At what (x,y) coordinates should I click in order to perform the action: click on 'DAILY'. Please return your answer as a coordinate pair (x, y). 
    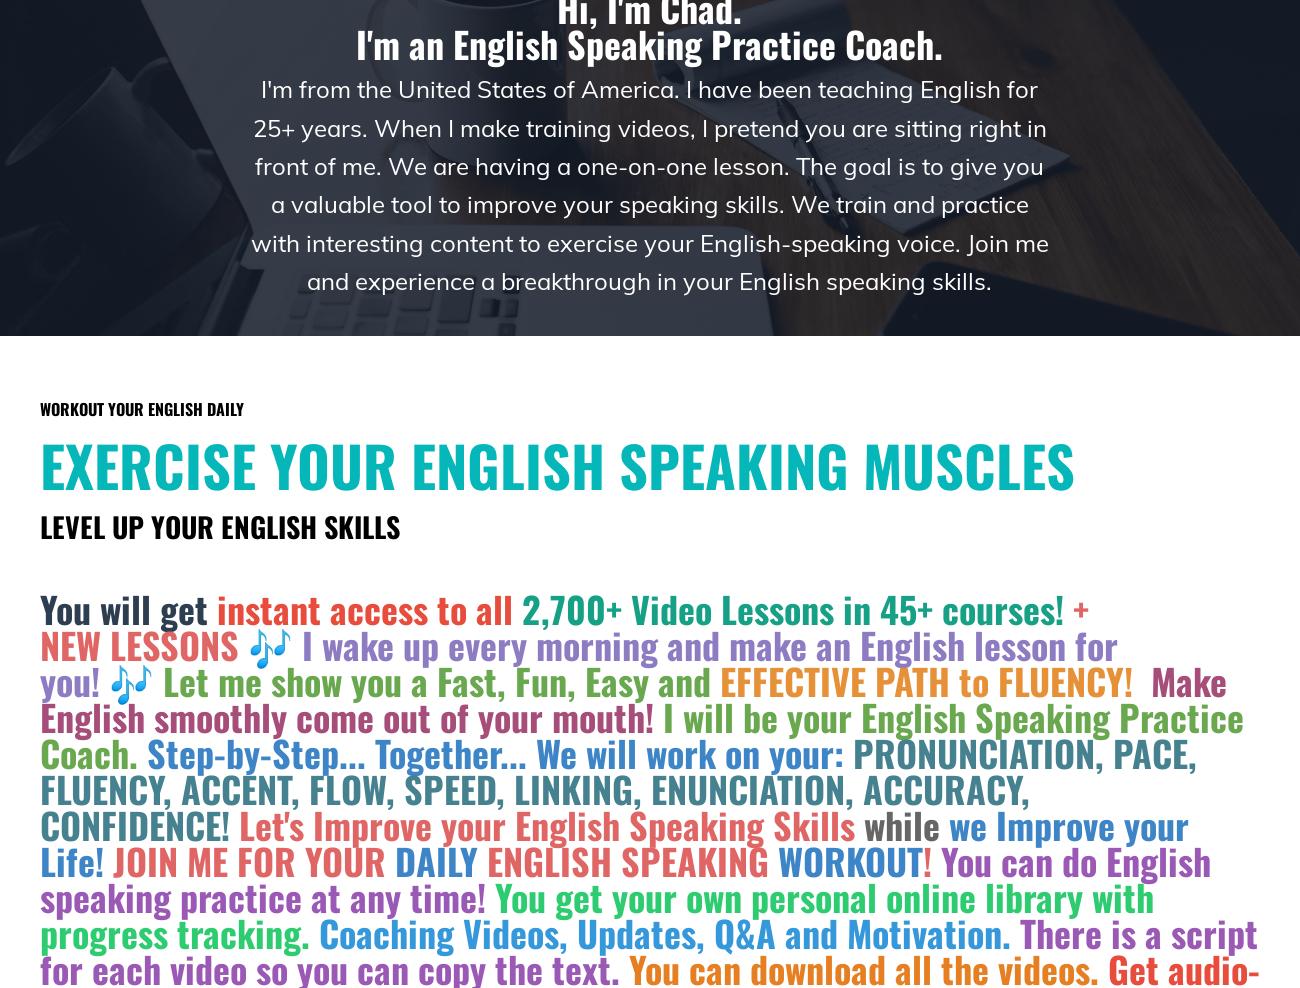
    Looking at the image, I should click on (439, 860).